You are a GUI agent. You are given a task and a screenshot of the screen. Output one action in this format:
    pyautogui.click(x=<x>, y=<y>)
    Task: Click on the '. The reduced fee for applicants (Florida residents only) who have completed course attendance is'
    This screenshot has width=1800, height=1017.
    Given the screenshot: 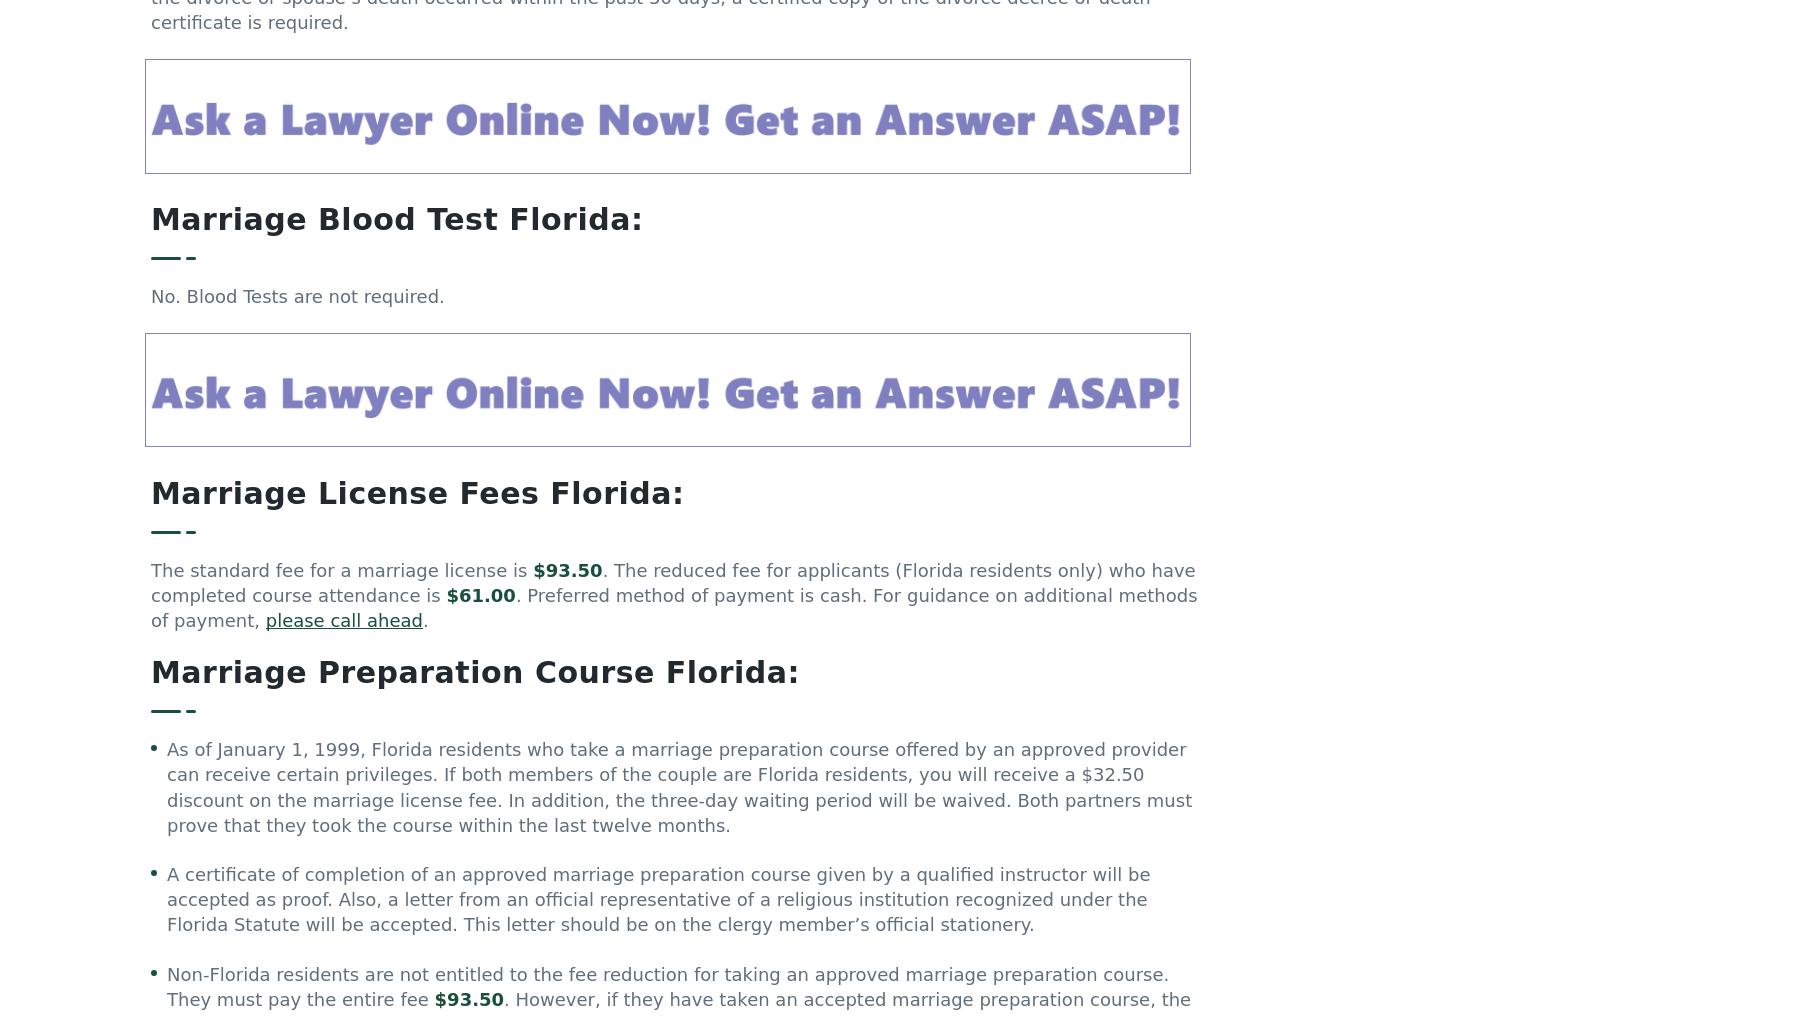 What is the action you would take?
    pyautogui.click(x=673, y=590)
    